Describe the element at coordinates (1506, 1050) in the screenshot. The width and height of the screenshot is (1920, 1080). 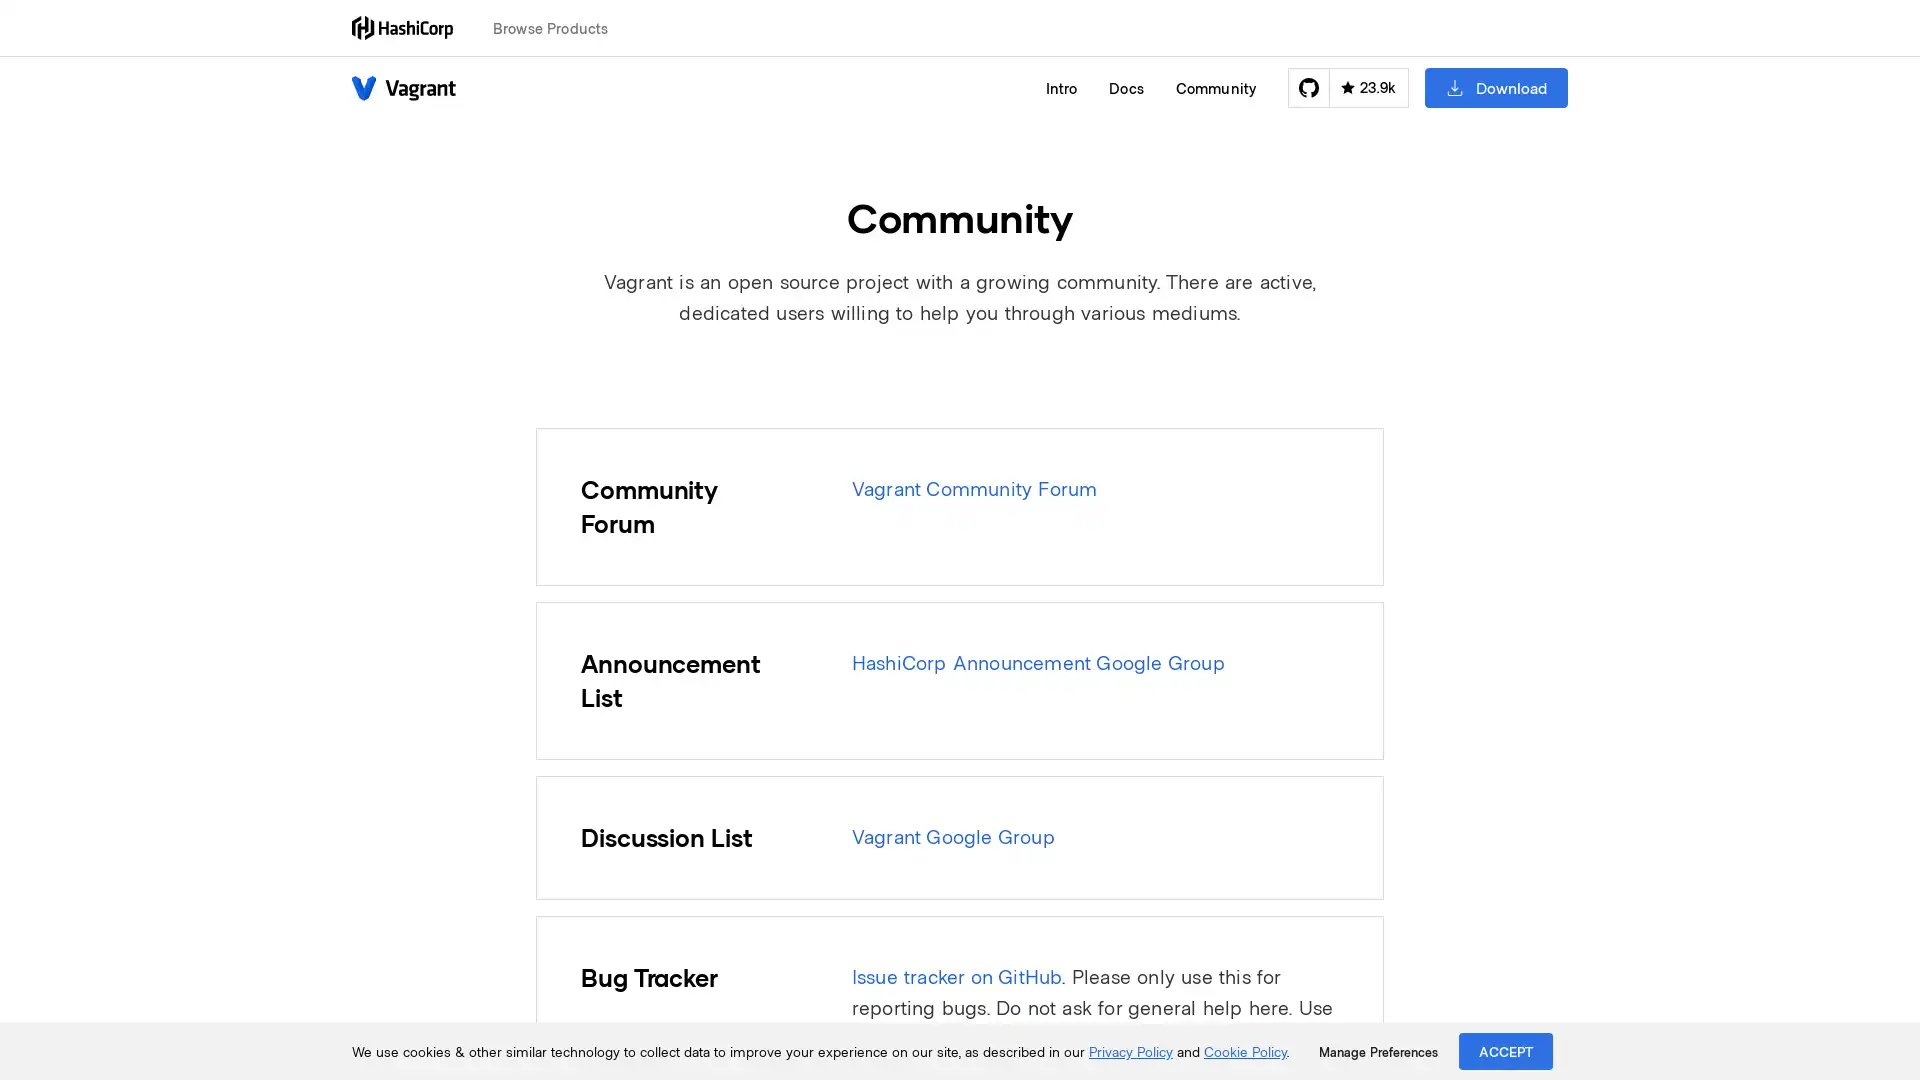
I see `ACCEPT` at that location.